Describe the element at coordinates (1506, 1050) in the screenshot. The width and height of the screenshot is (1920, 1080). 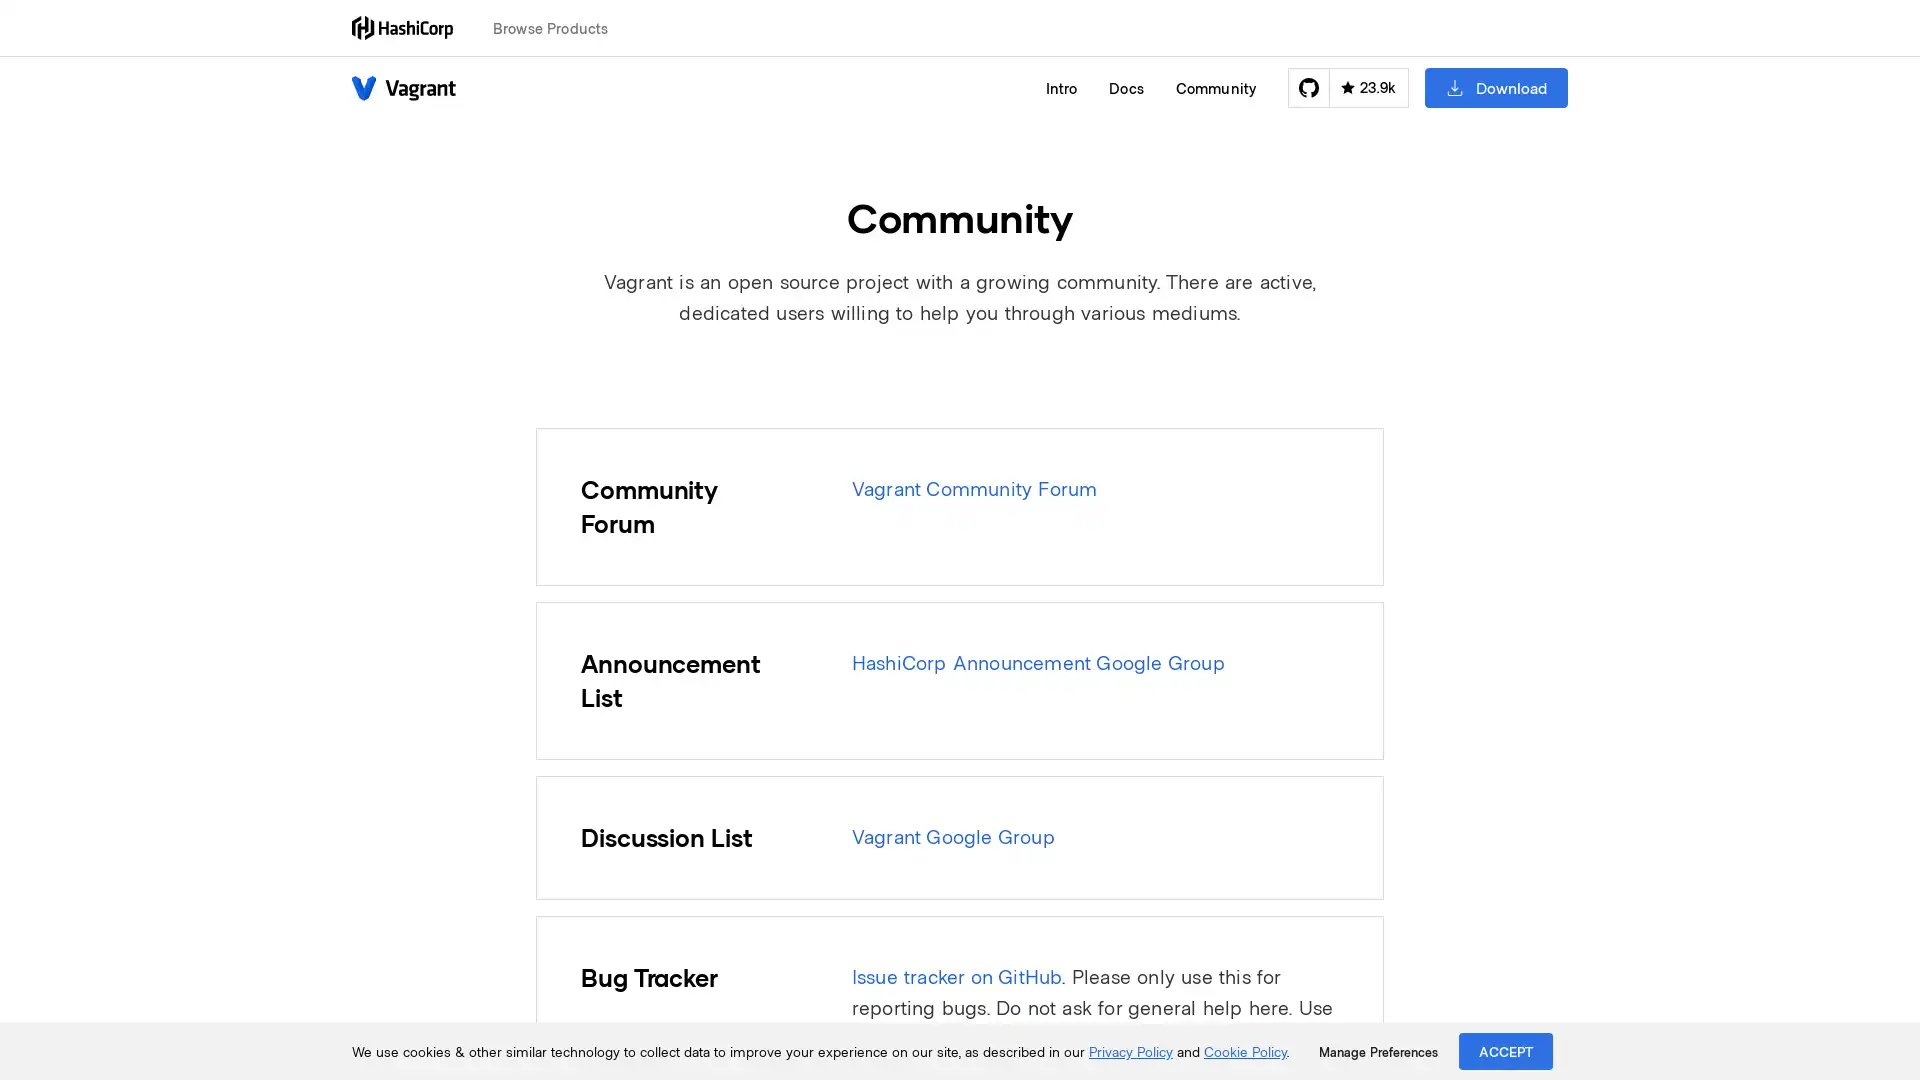
I see `ACCEPT` at that location.